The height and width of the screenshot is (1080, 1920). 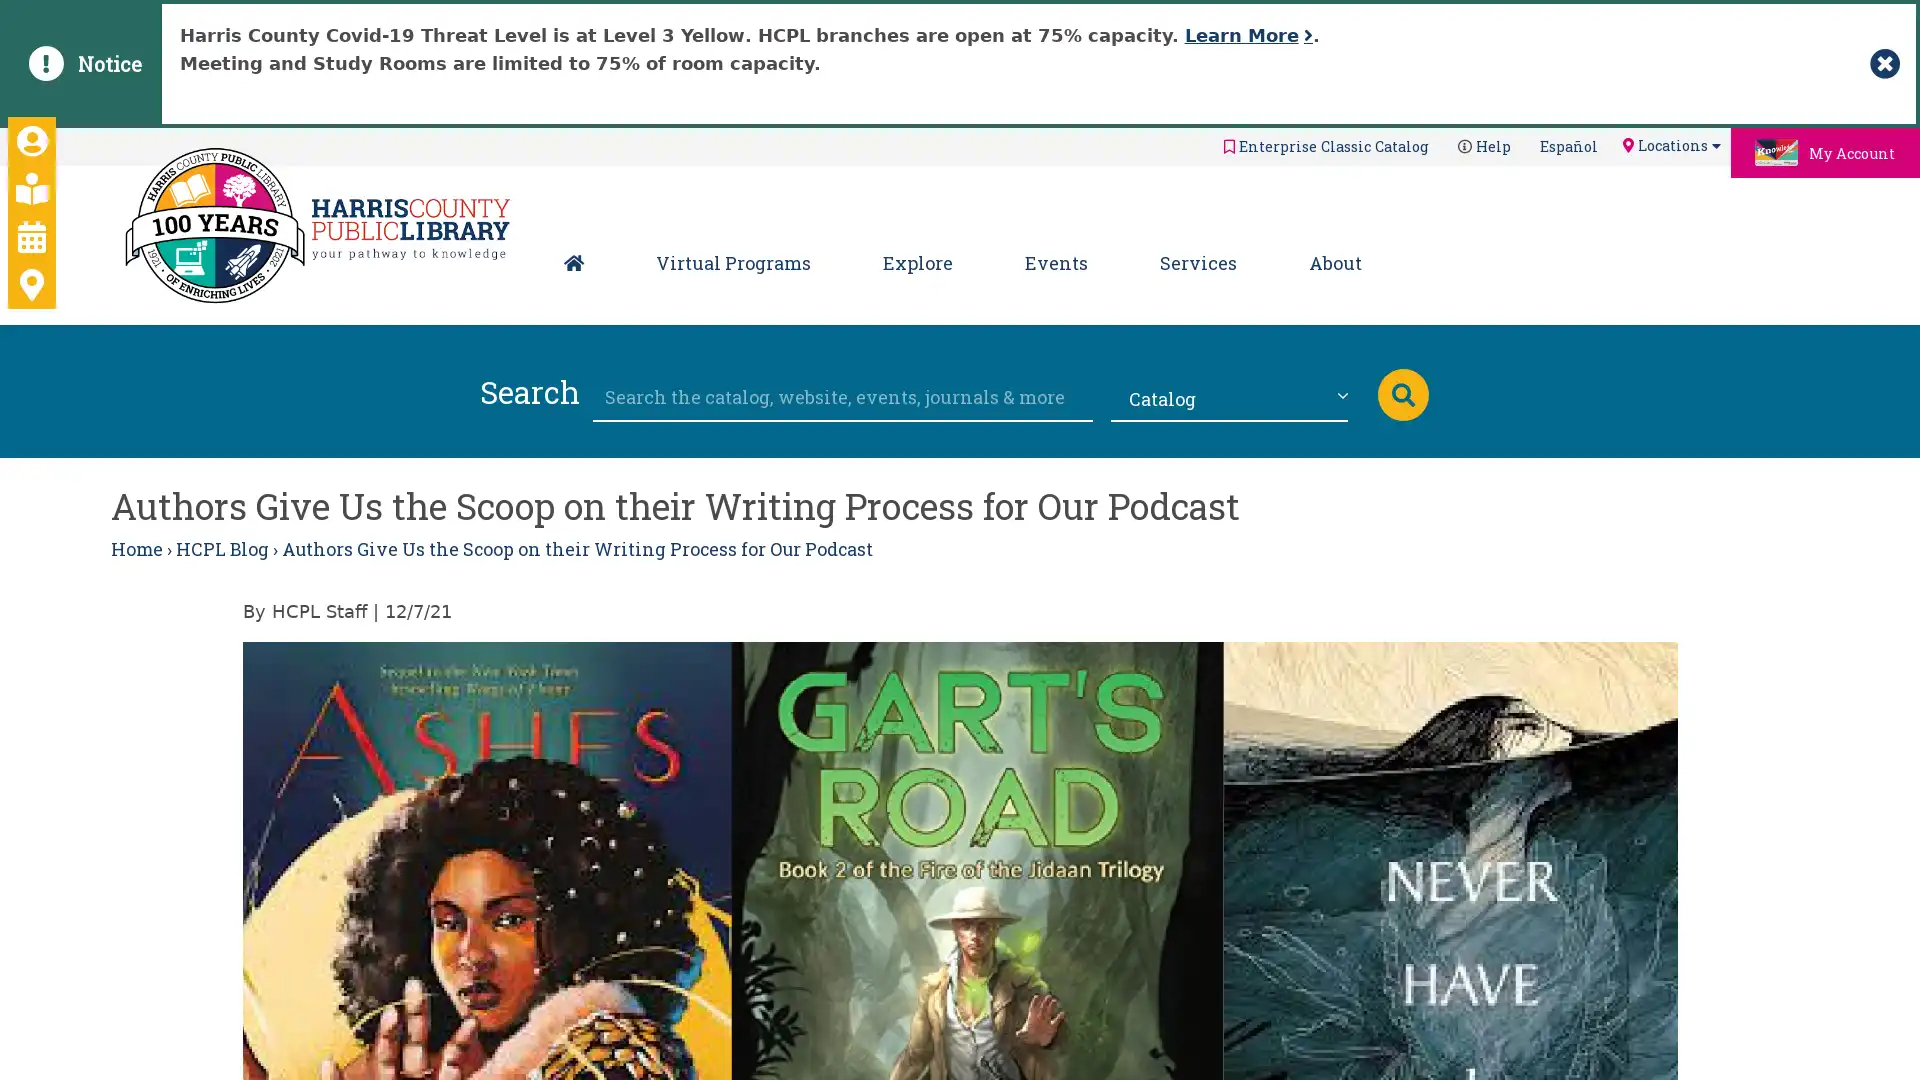 I want to click on Locations, so click(x=1670, y=144).